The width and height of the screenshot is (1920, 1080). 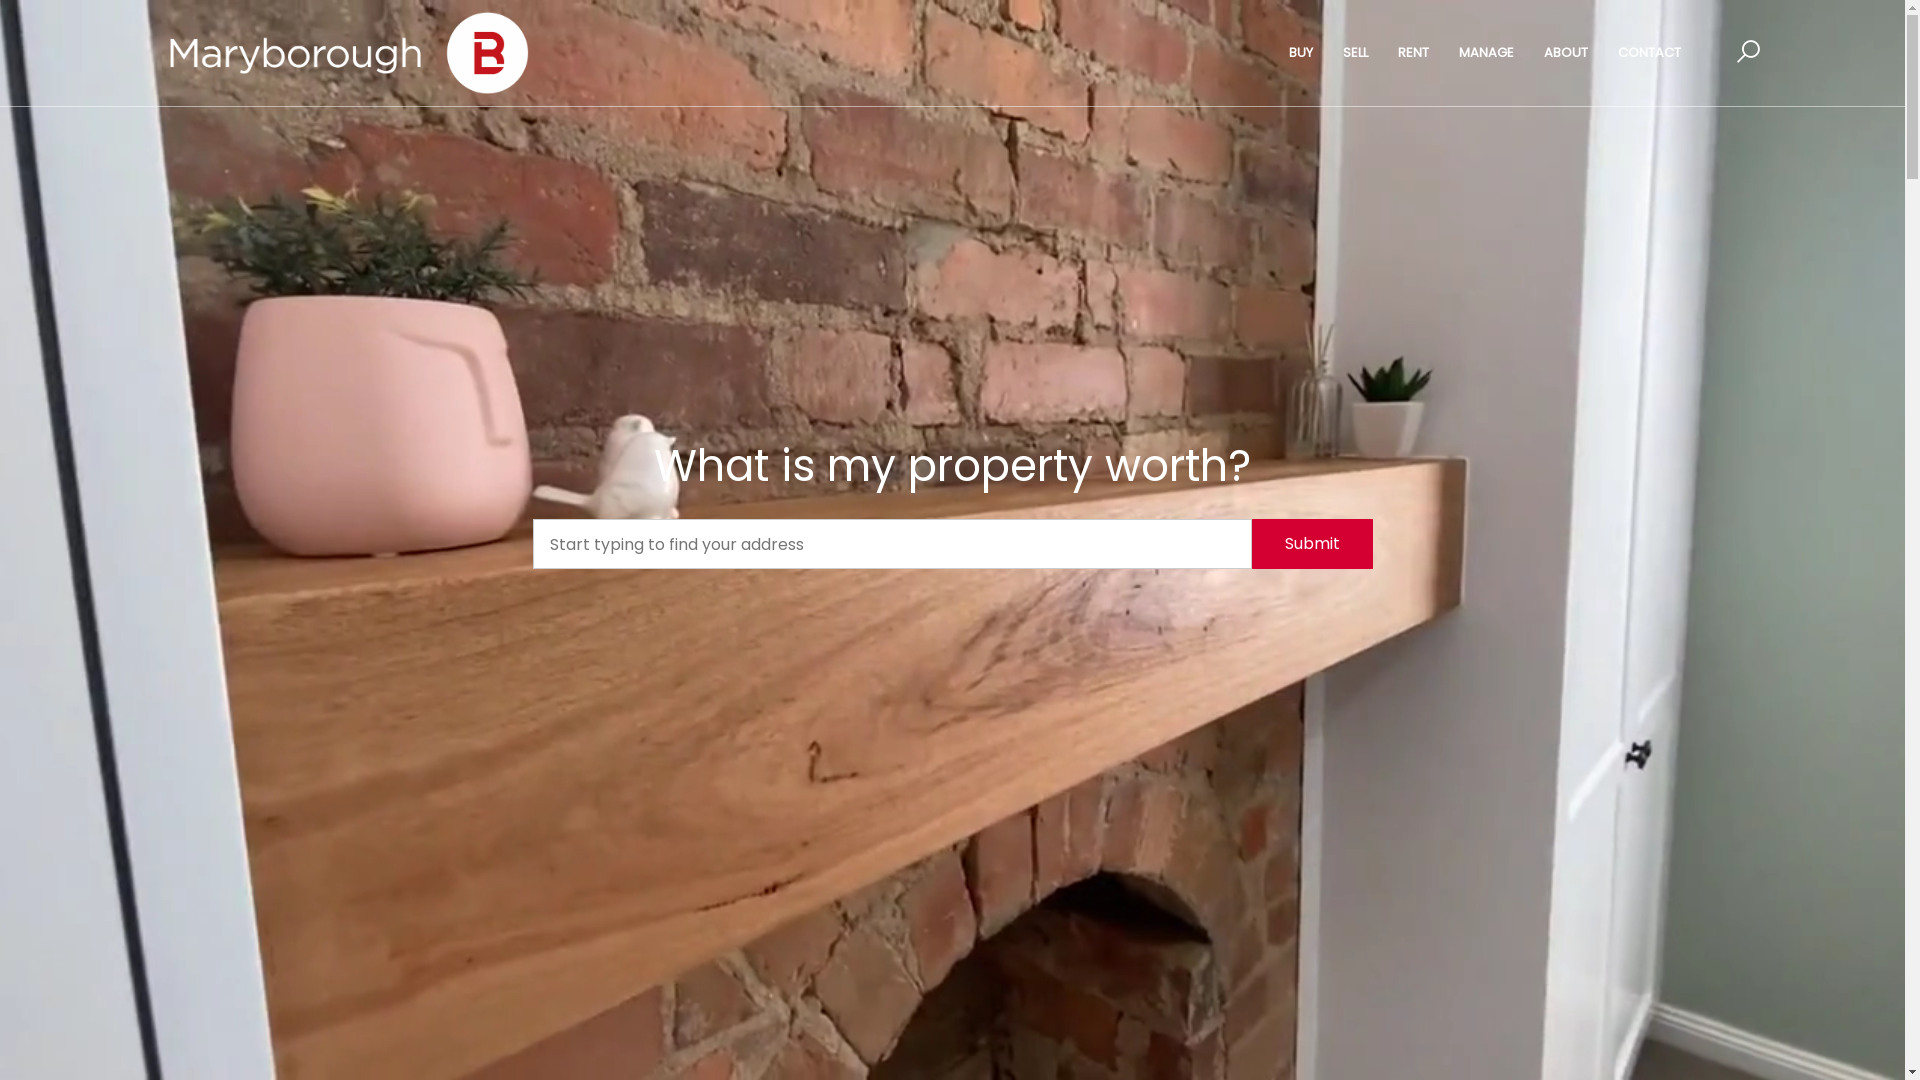 I want to click on 'SELL', so click(x=1355, y=52).